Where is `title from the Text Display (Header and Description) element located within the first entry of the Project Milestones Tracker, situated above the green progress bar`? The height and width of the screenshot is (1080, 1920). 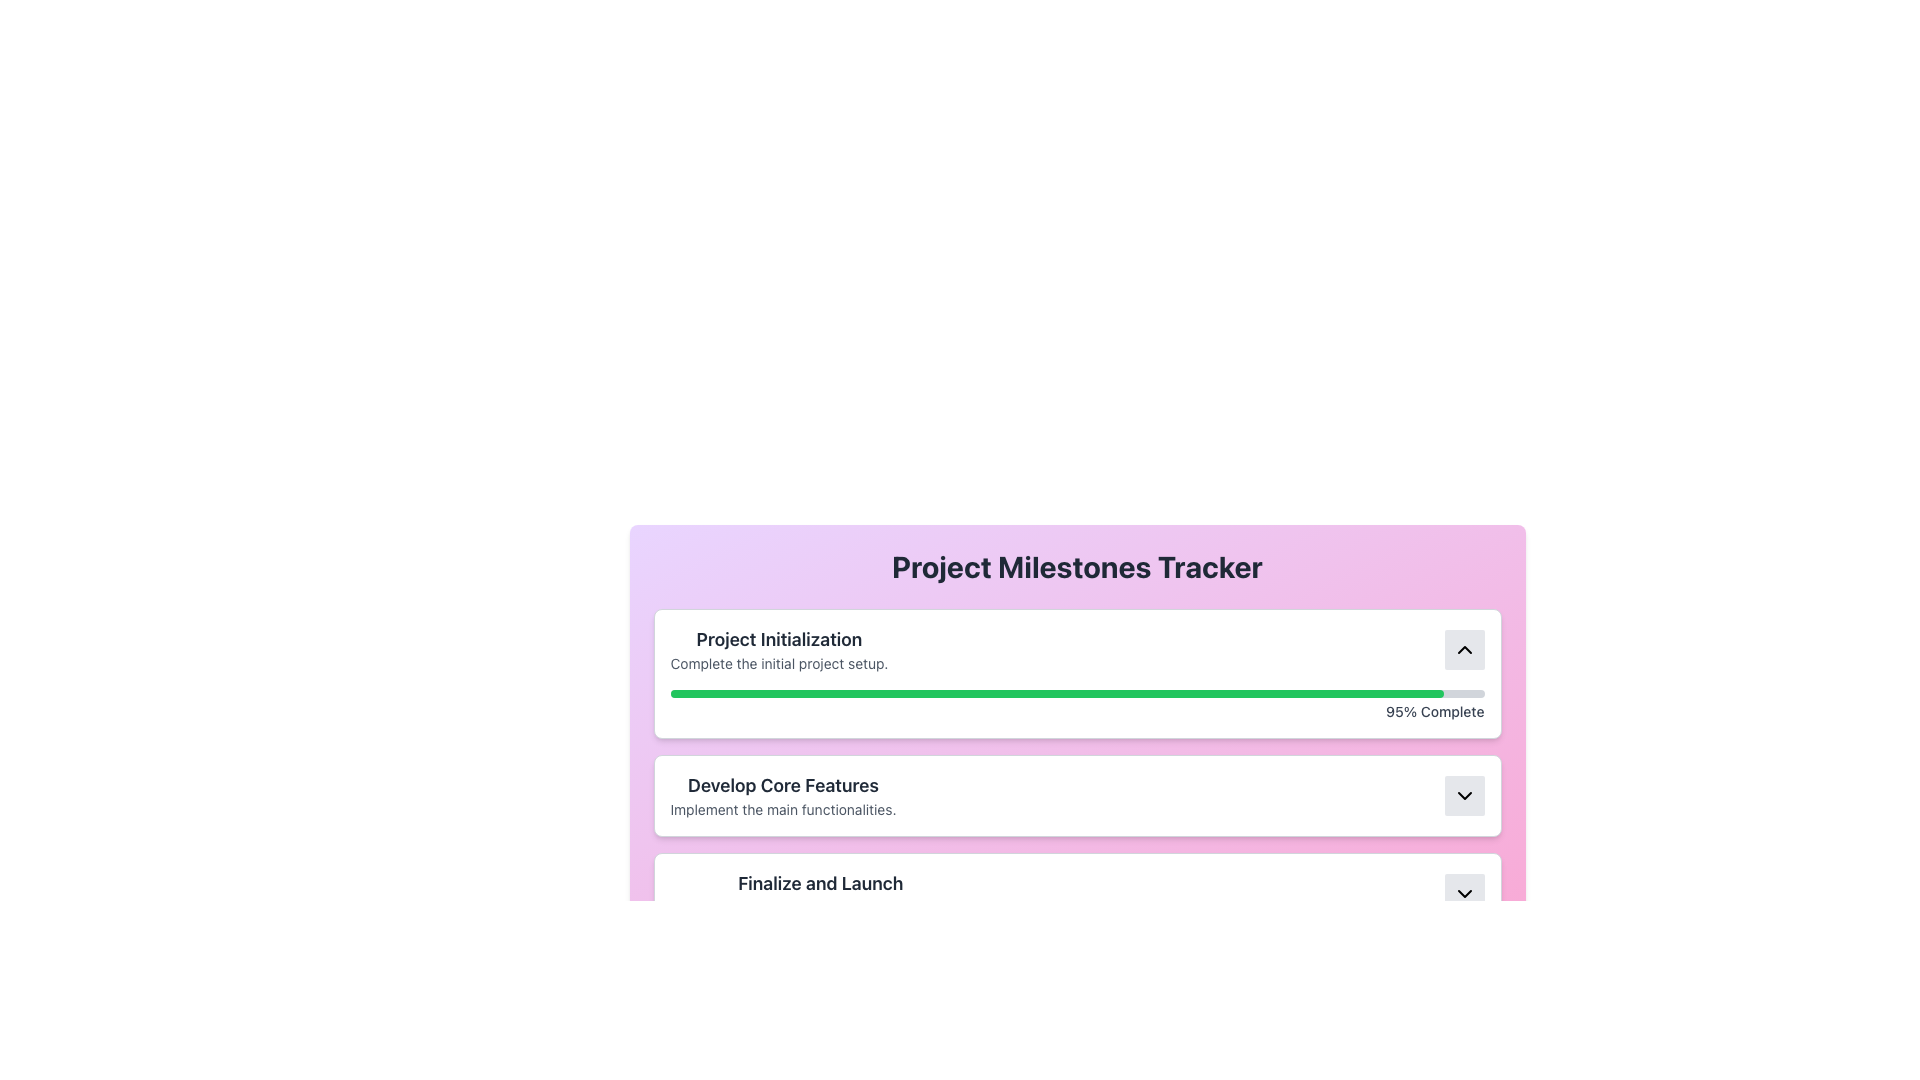 title from the Text Display (Header and Description) element located within the first entry of the Project Milestones Tracker, situated above the green progress bar is located at coordinates (778, 650).